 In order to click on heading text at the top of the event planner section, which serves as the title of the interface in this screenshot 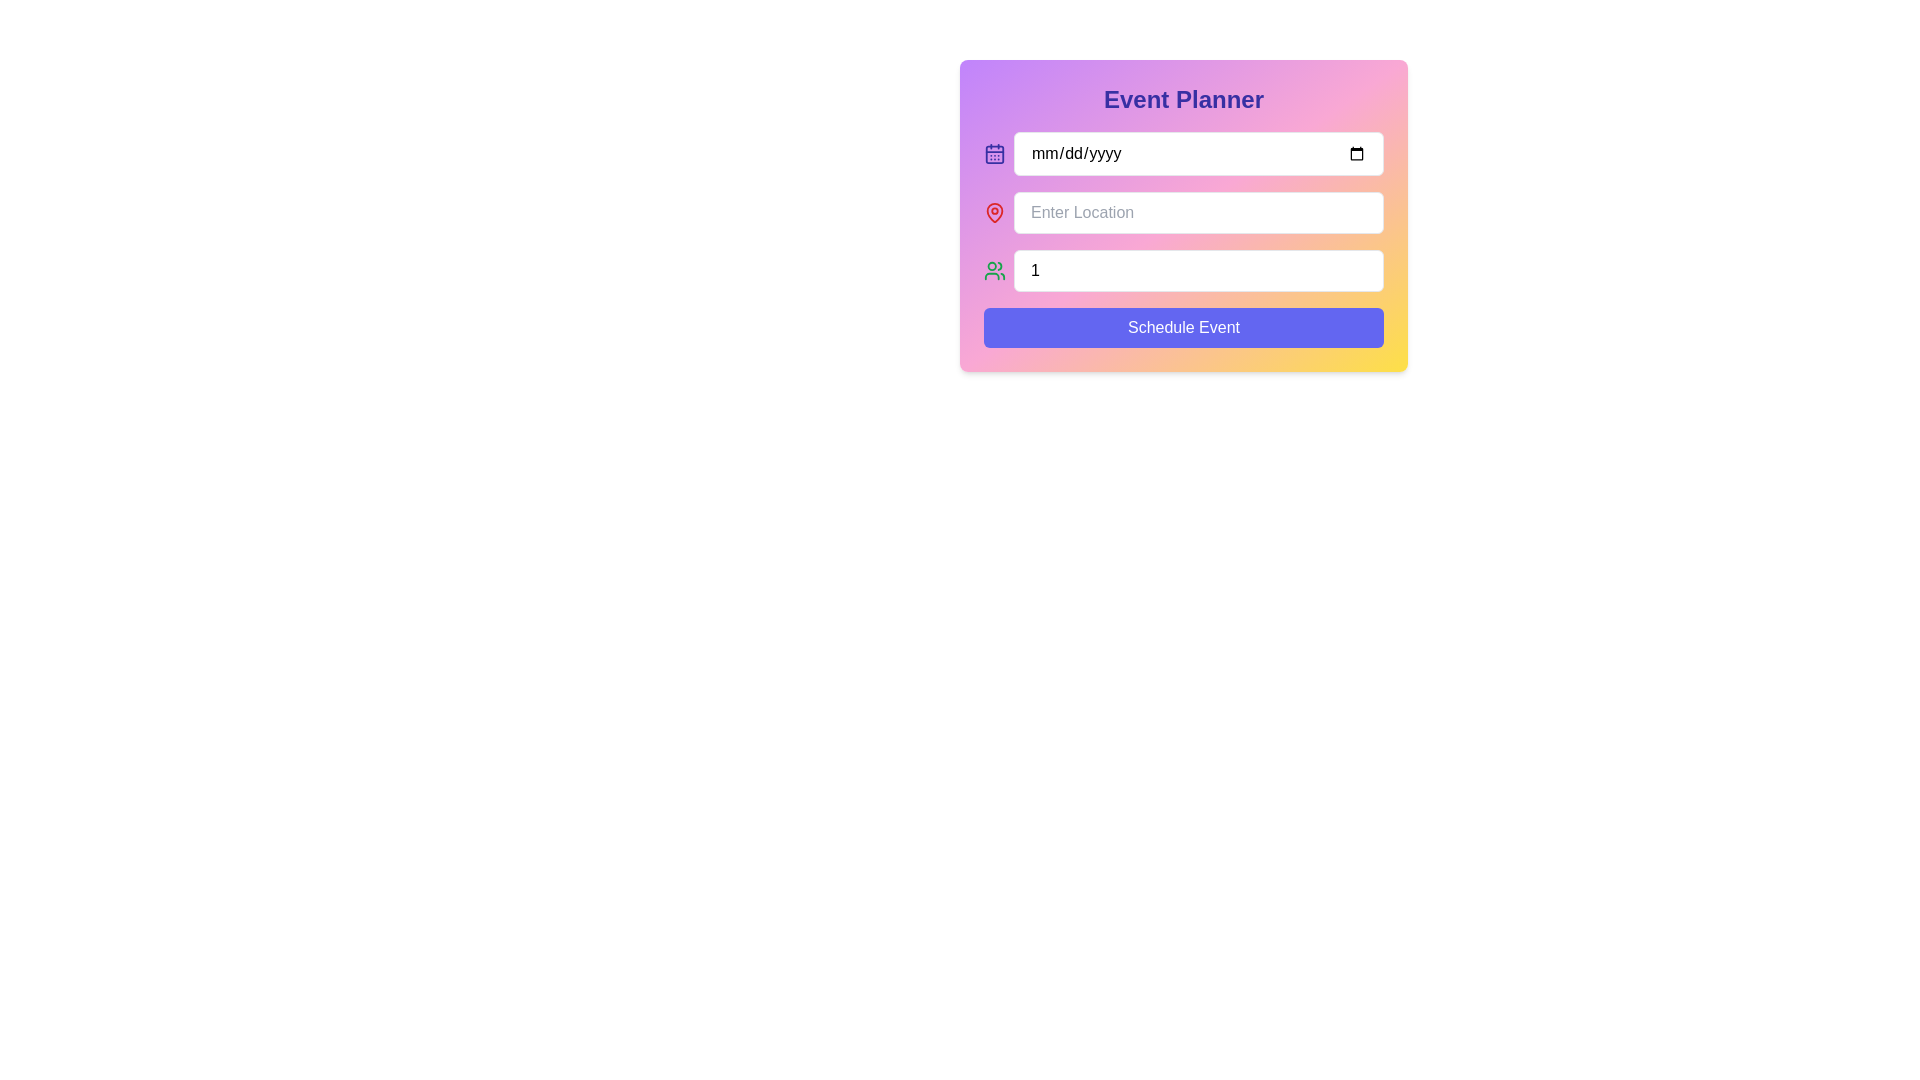, I will do `click(1184, 100)`.